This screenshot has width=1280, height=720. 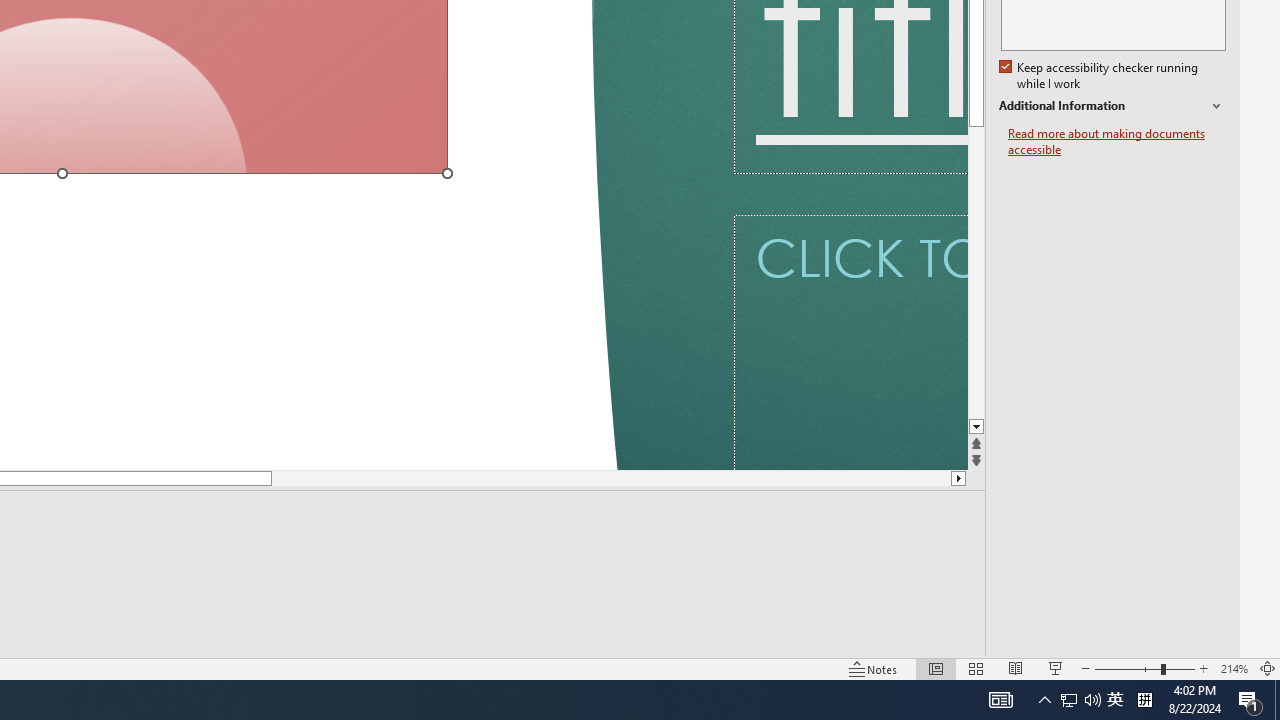 What do you see at coordinates (1015, 669) in the screenshot?
I see `'Reading View'` at bounding box center [1015, 669].